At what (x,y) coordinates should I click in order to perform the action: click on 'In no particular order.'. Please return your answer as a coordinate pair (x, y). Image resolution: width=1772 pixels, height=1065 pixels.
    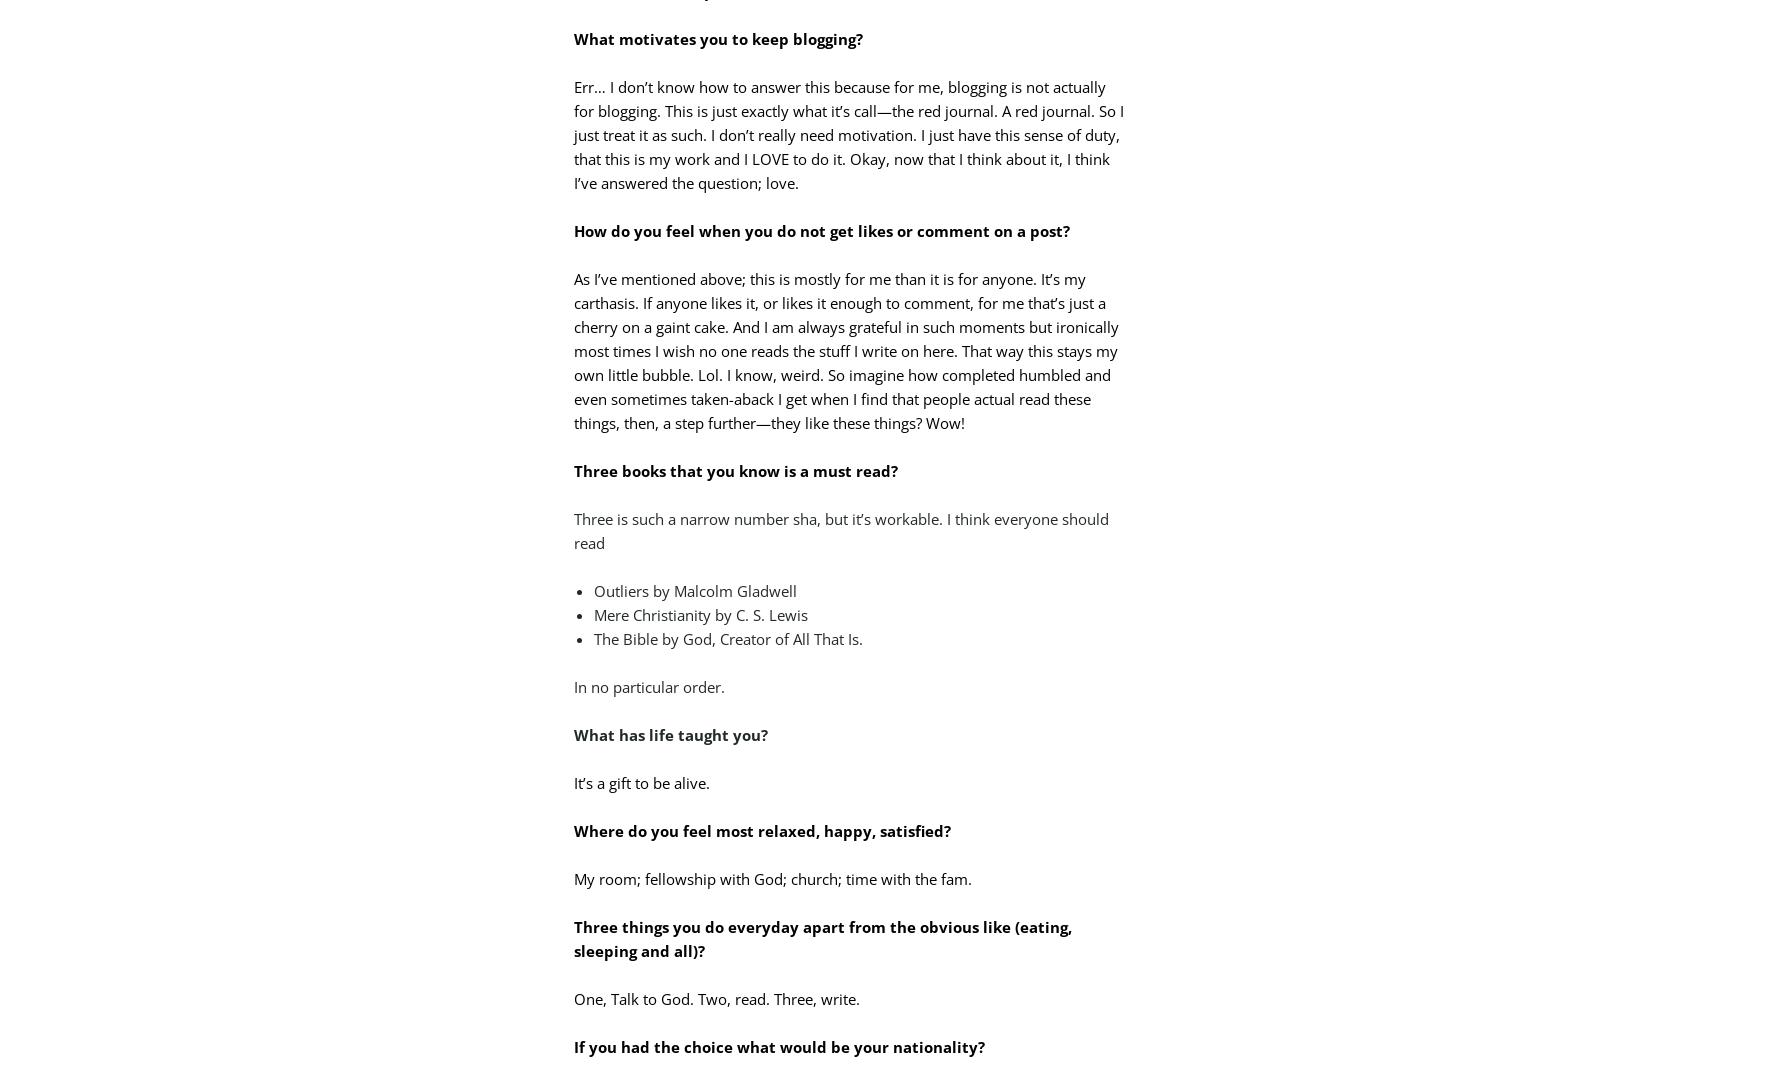
    Looking at the image, I should click on (649, 685).